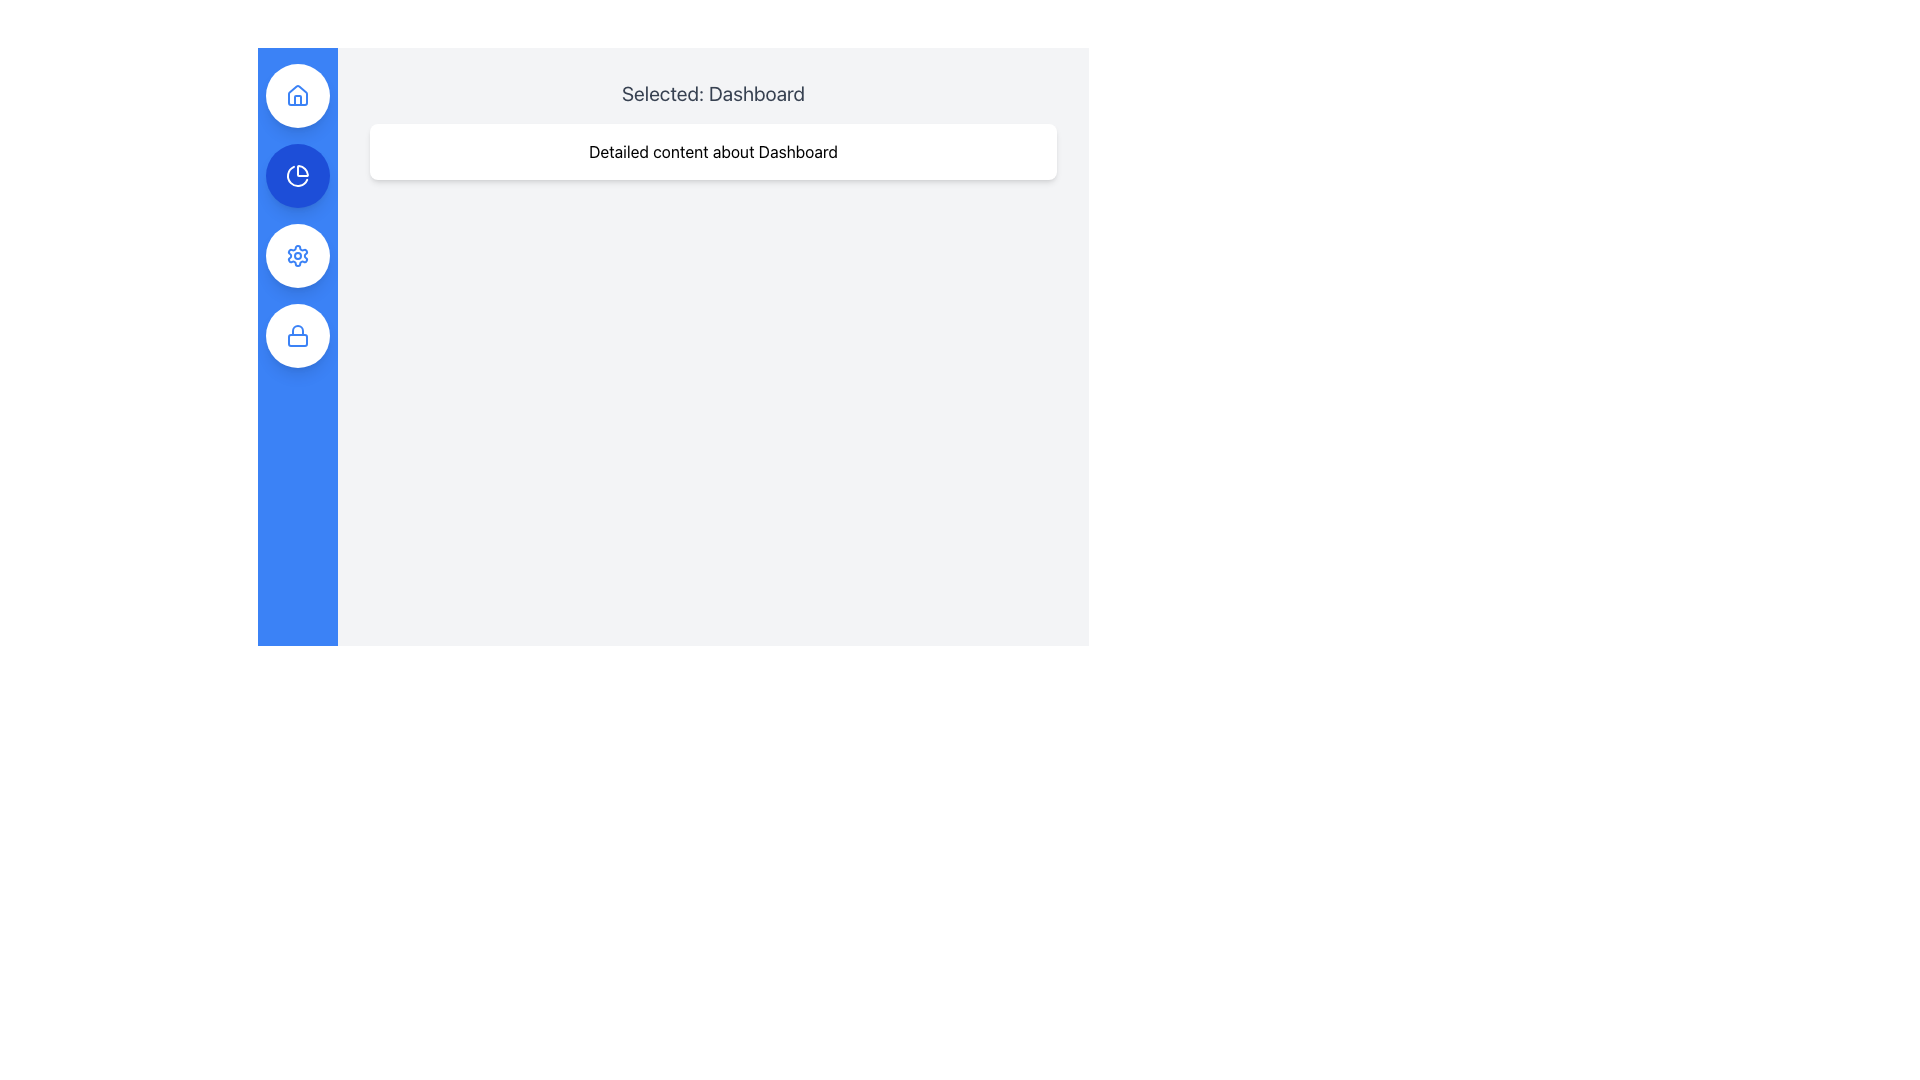 This screenshot has height=1080, width=1920. I want to click on the second circular navigation icon on the left side of the interface, so click(296, 175).